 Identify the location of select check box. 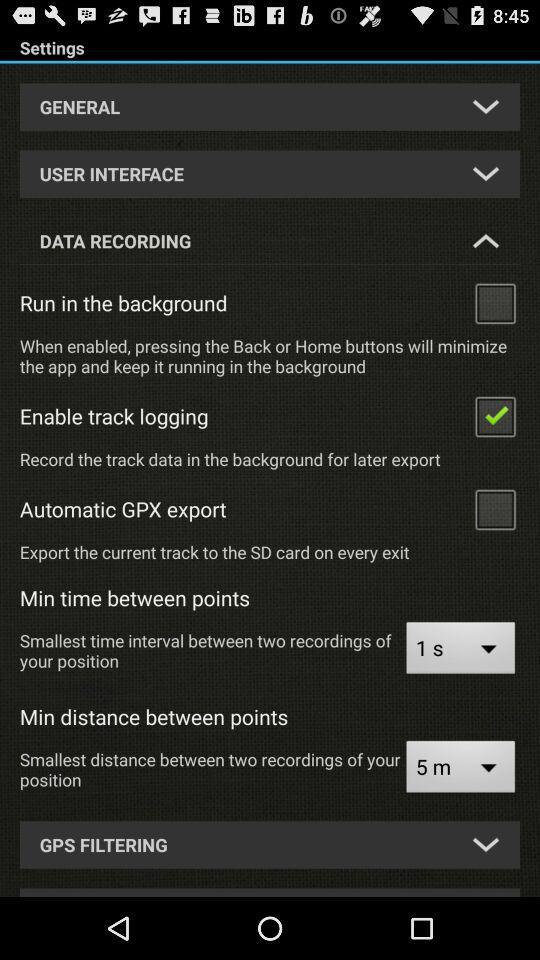
(494, 414).